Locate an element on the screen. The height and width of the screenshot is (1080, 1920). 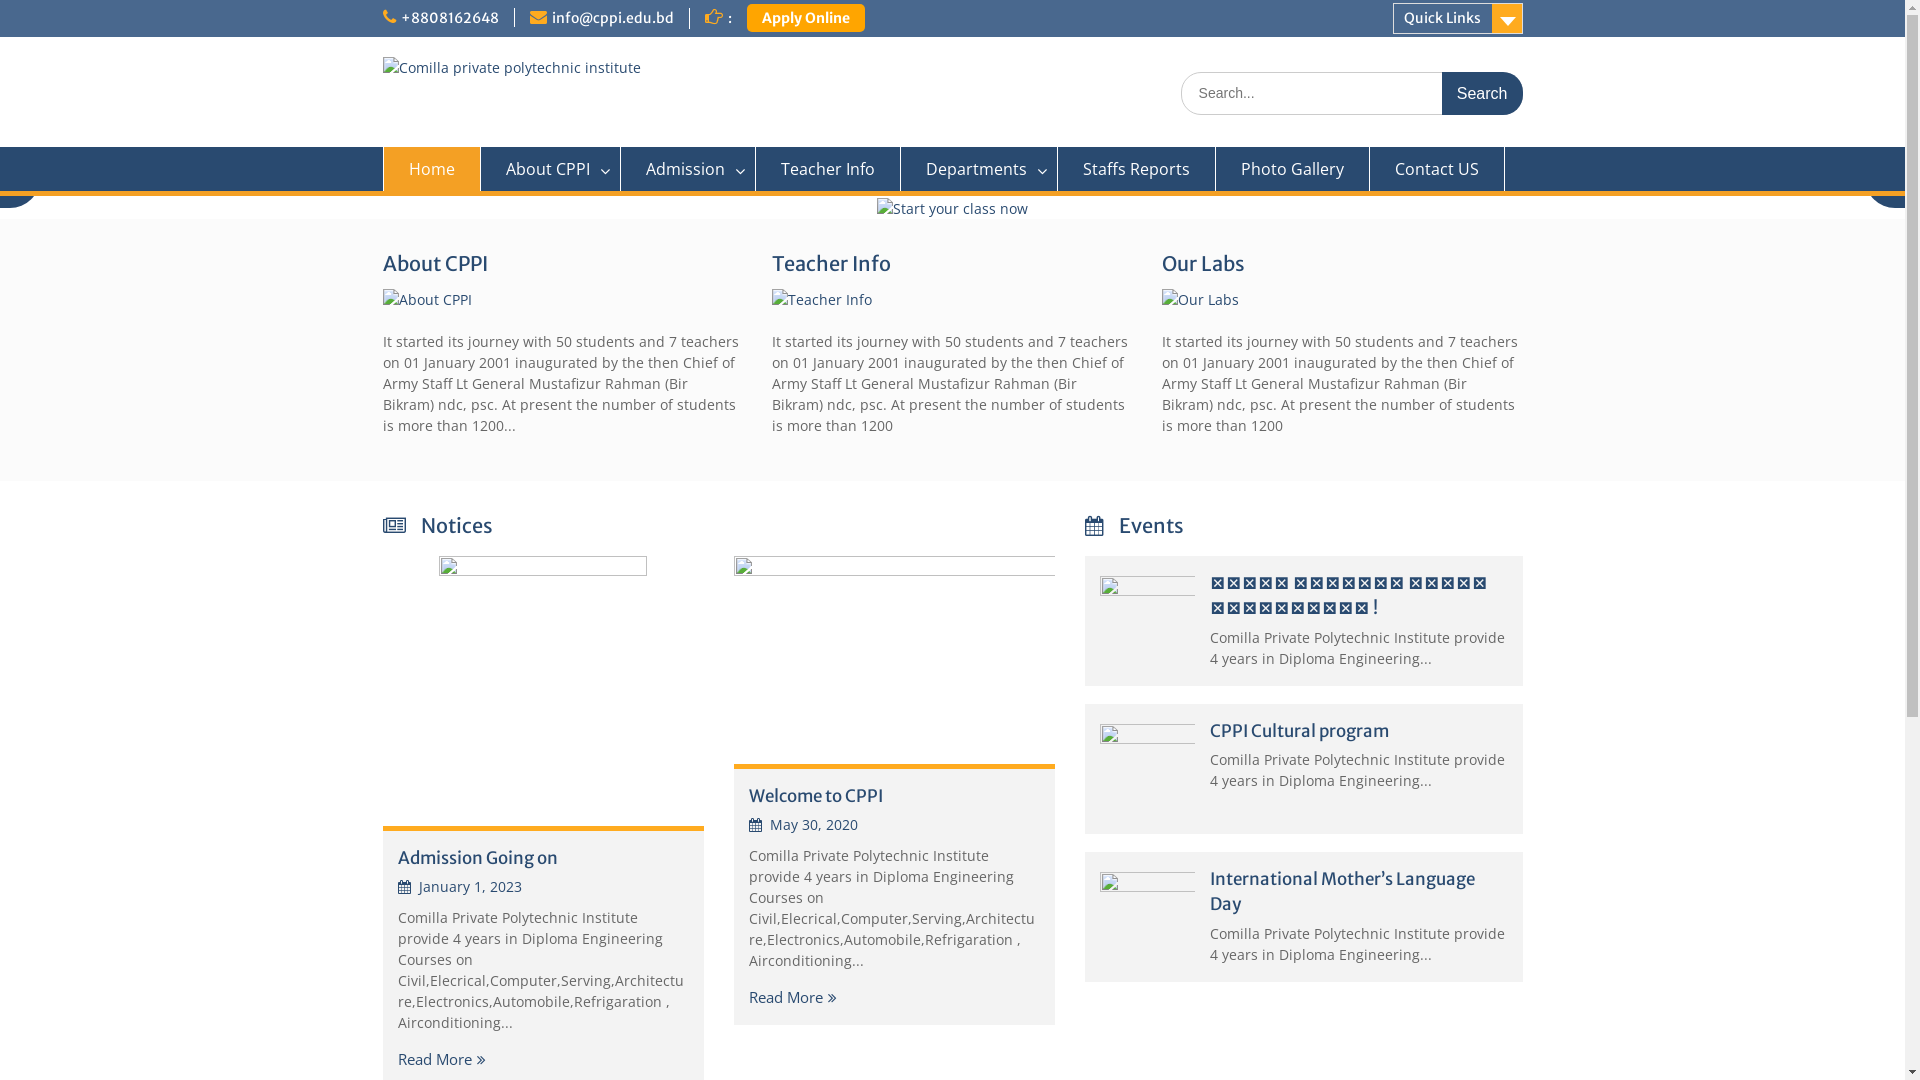
'Quick Links' is located at coordinates (1391, 18).